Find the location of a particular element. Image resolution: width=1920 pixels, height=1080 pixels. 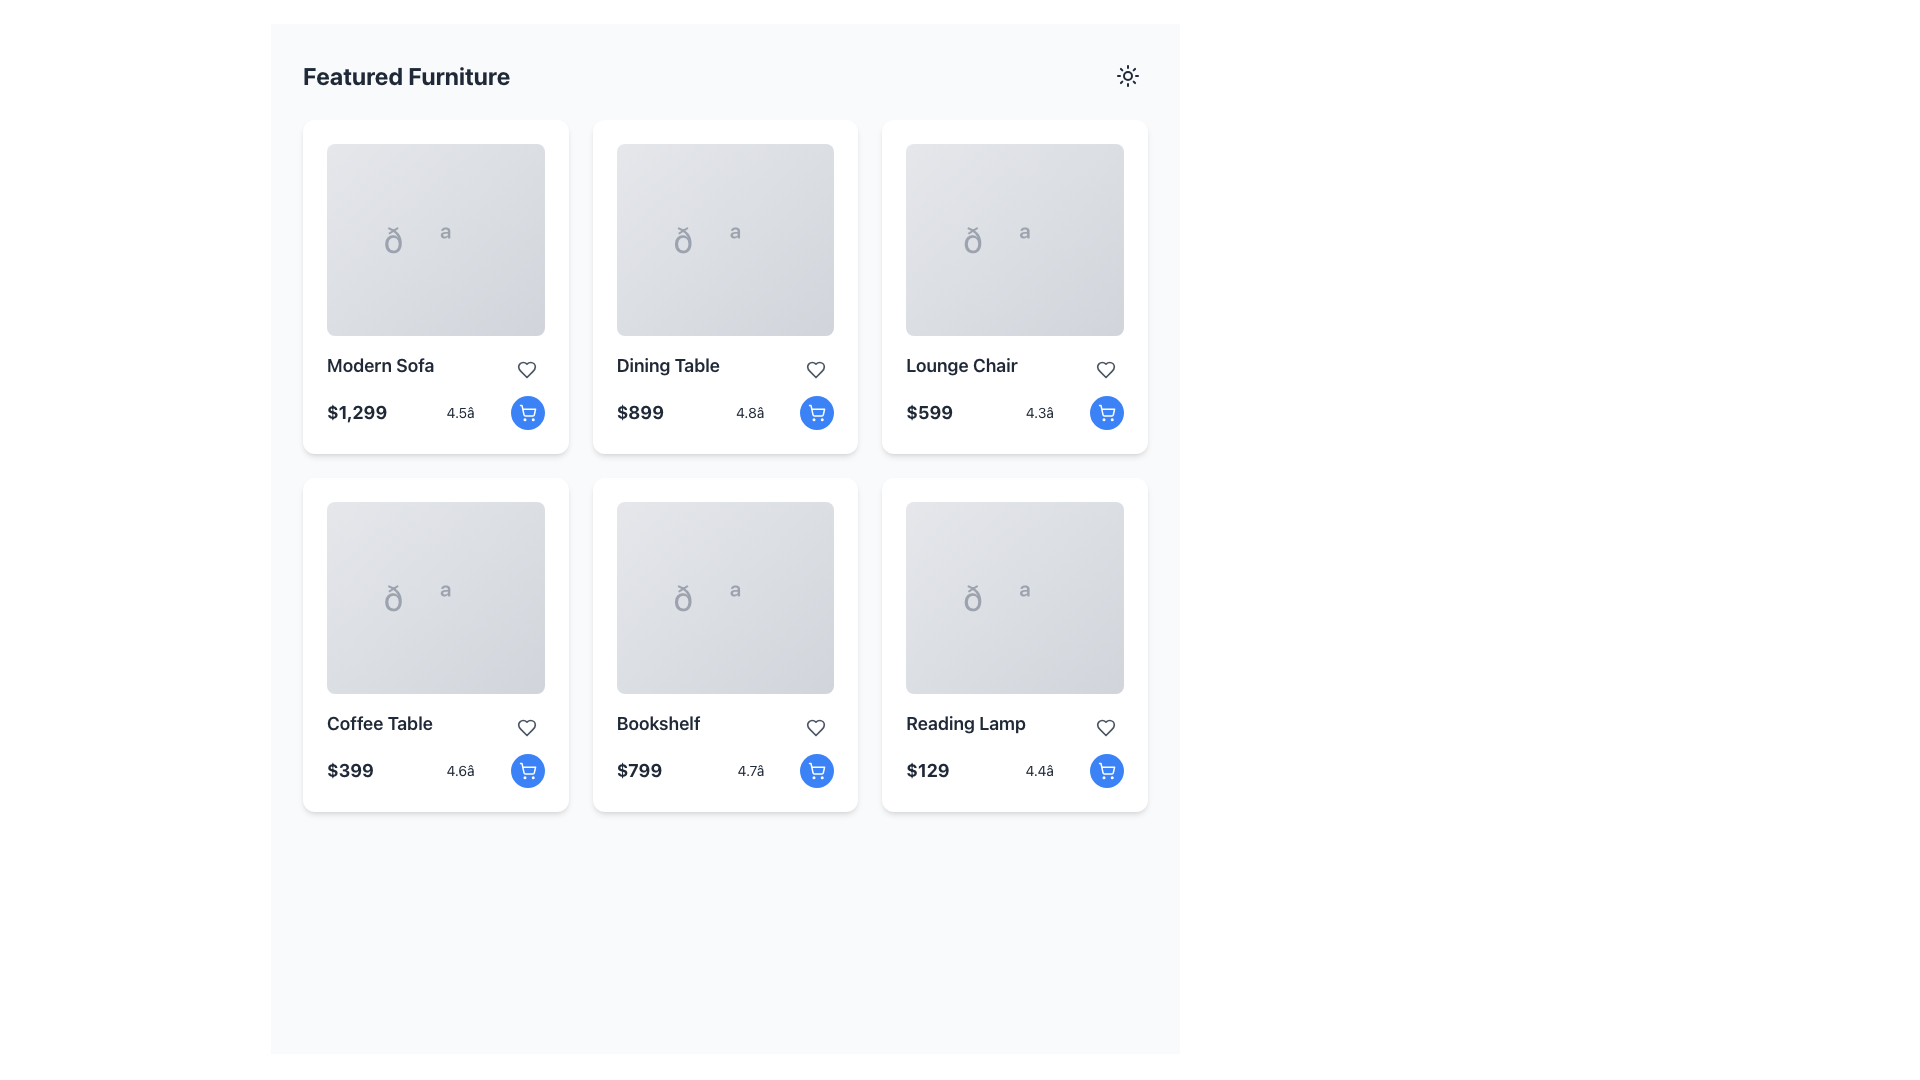

the 'Reading Lamp' product card located in the bottom-right corner of the grid layout is located at coordinates (1015, 644).